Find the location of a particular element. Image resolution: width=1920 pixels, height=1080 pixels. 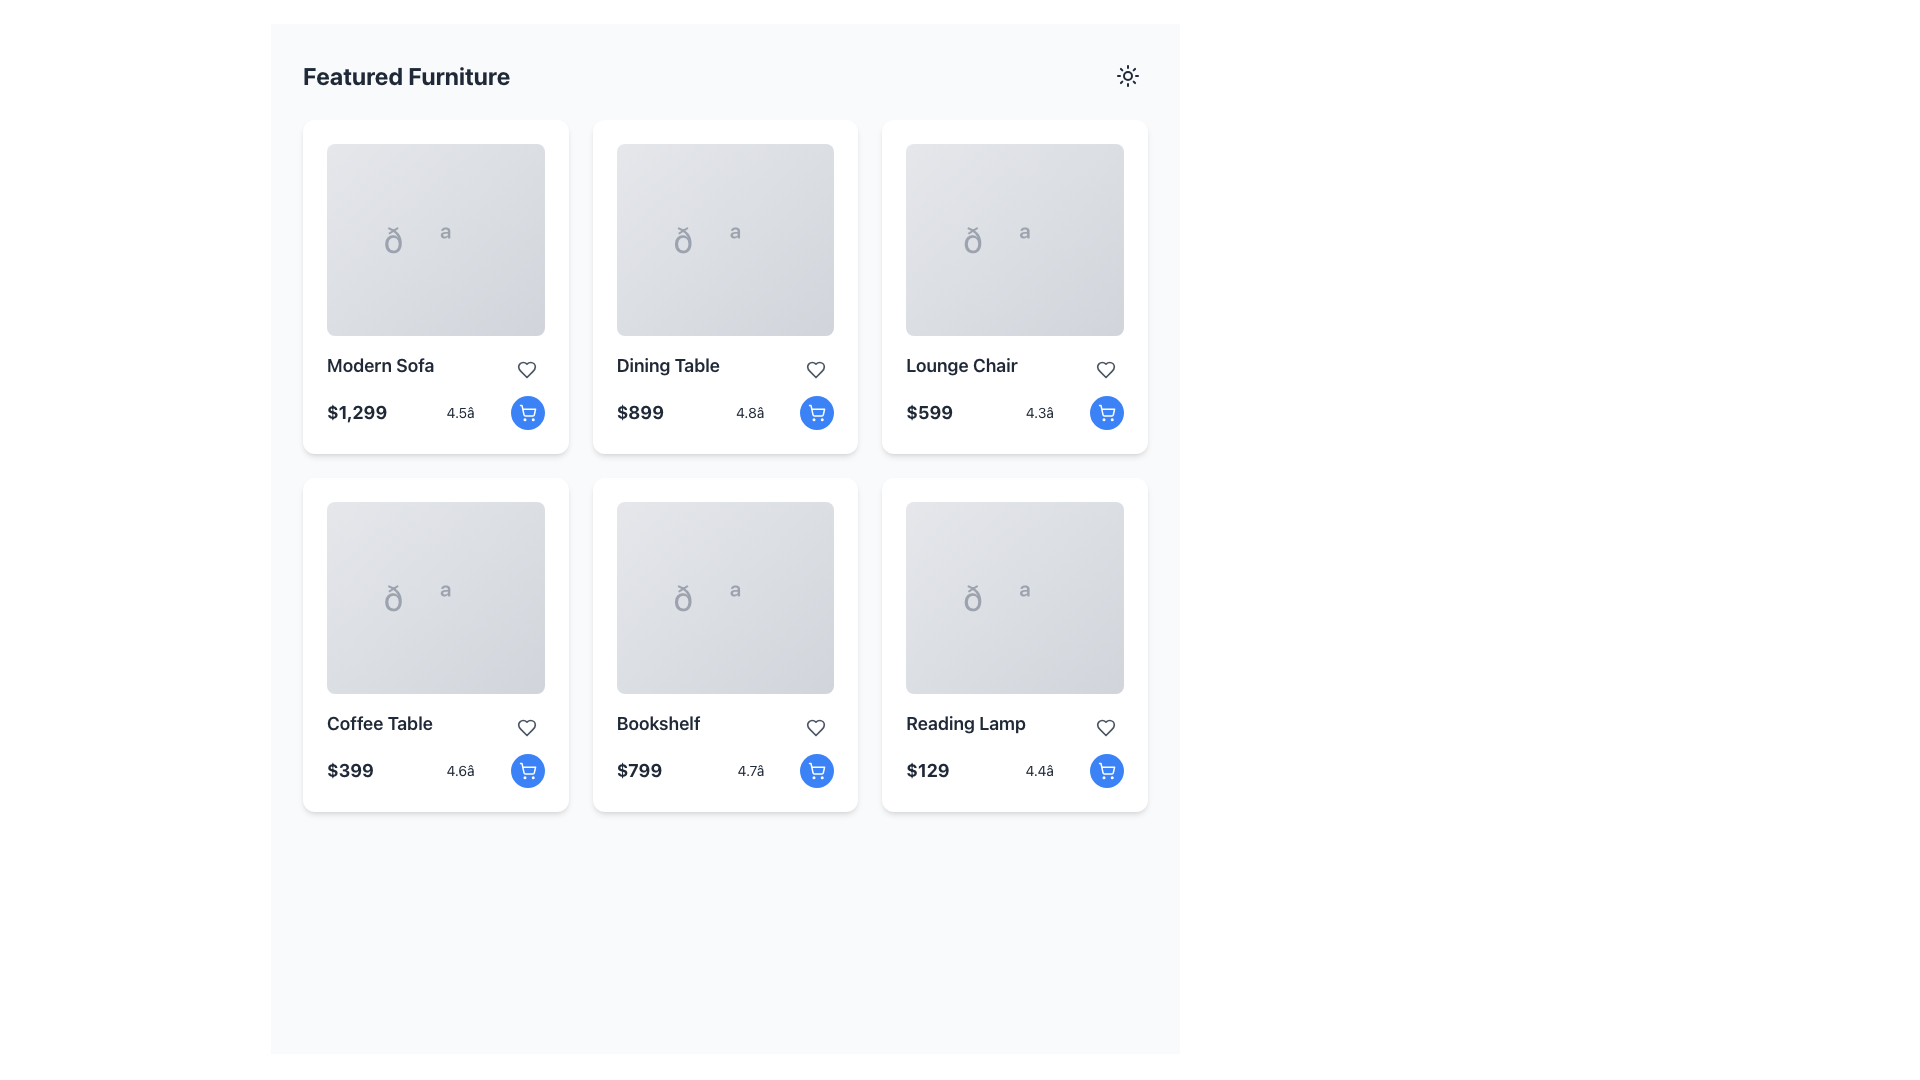

the 'Reading Lamp' product card located in the bottom-right corner of the grid layout is located at coordinates (1015, 644).